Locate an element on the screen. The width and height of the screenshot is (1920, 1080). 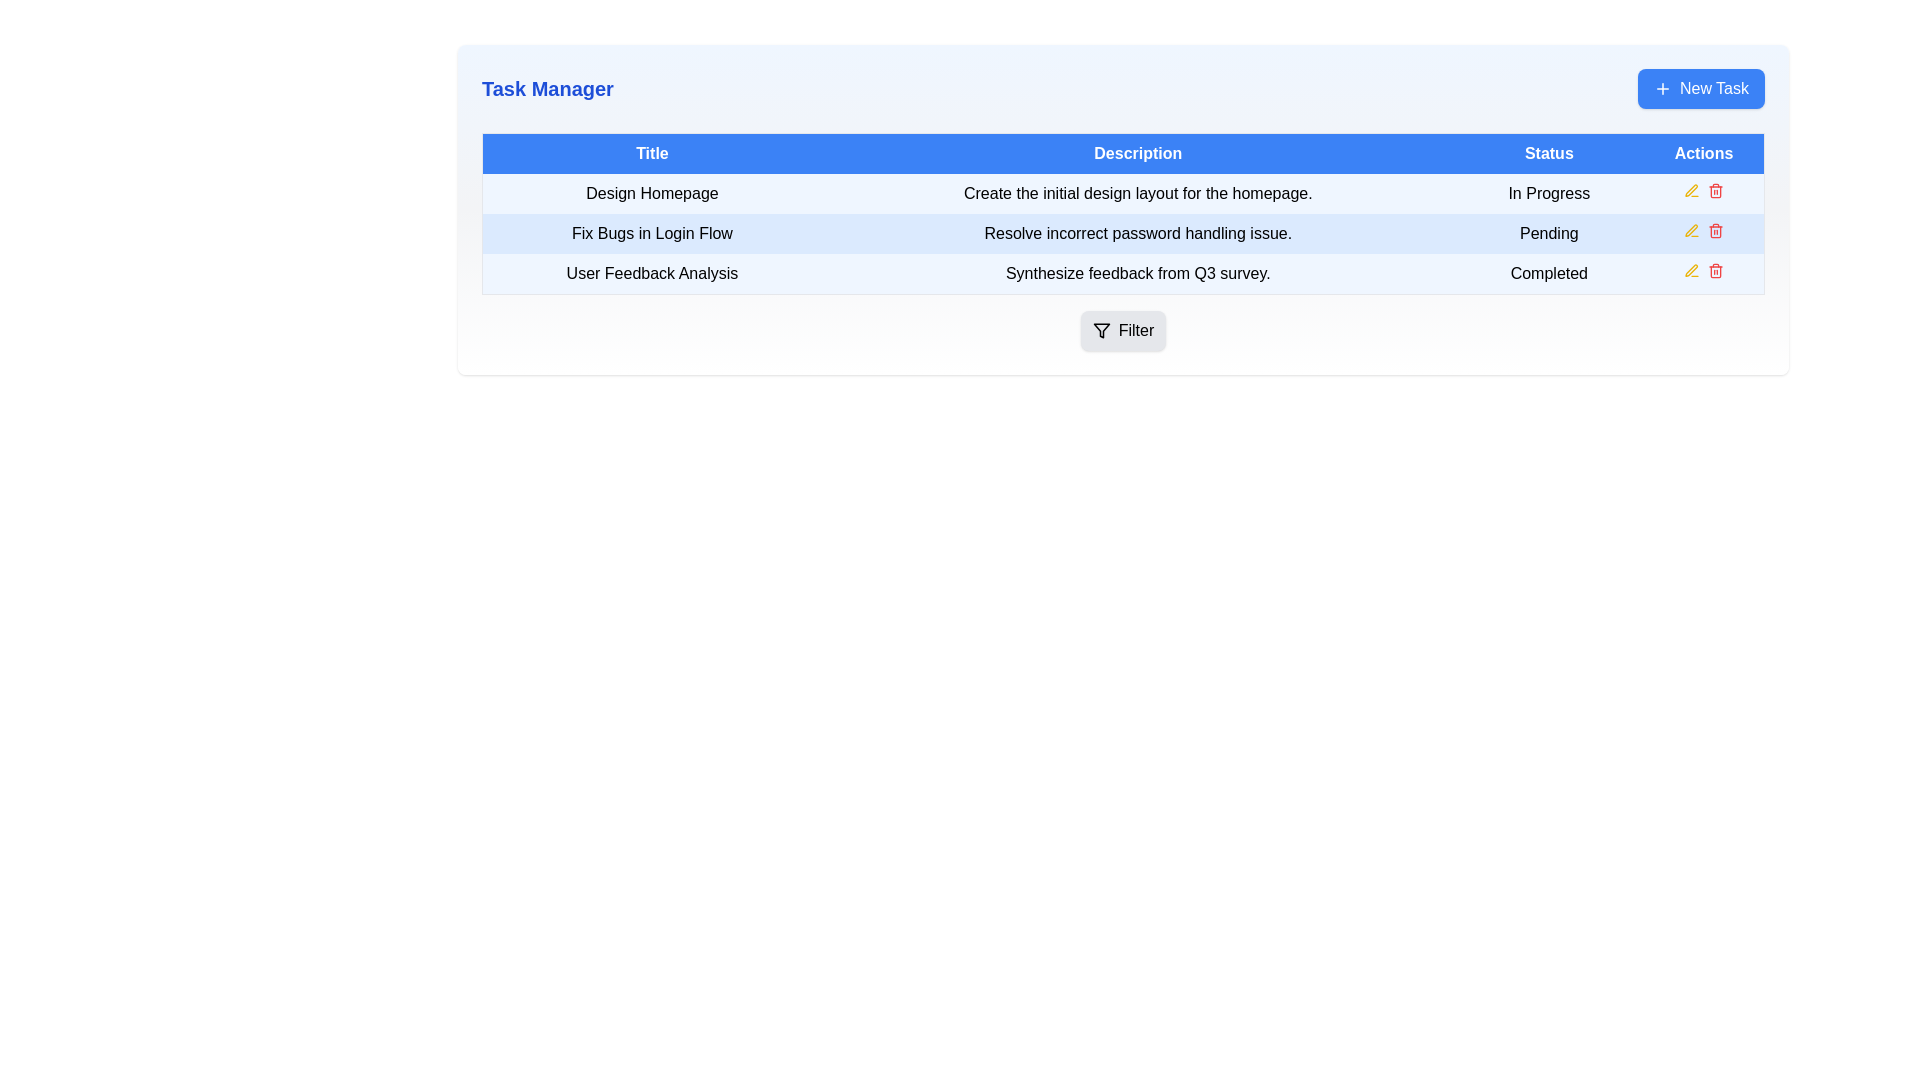
the delete icon (trash can) in the 'Actions' column of the last row for 'User Feedback Analysis' to initiate the delete action is located at coordinates (1714, 270).